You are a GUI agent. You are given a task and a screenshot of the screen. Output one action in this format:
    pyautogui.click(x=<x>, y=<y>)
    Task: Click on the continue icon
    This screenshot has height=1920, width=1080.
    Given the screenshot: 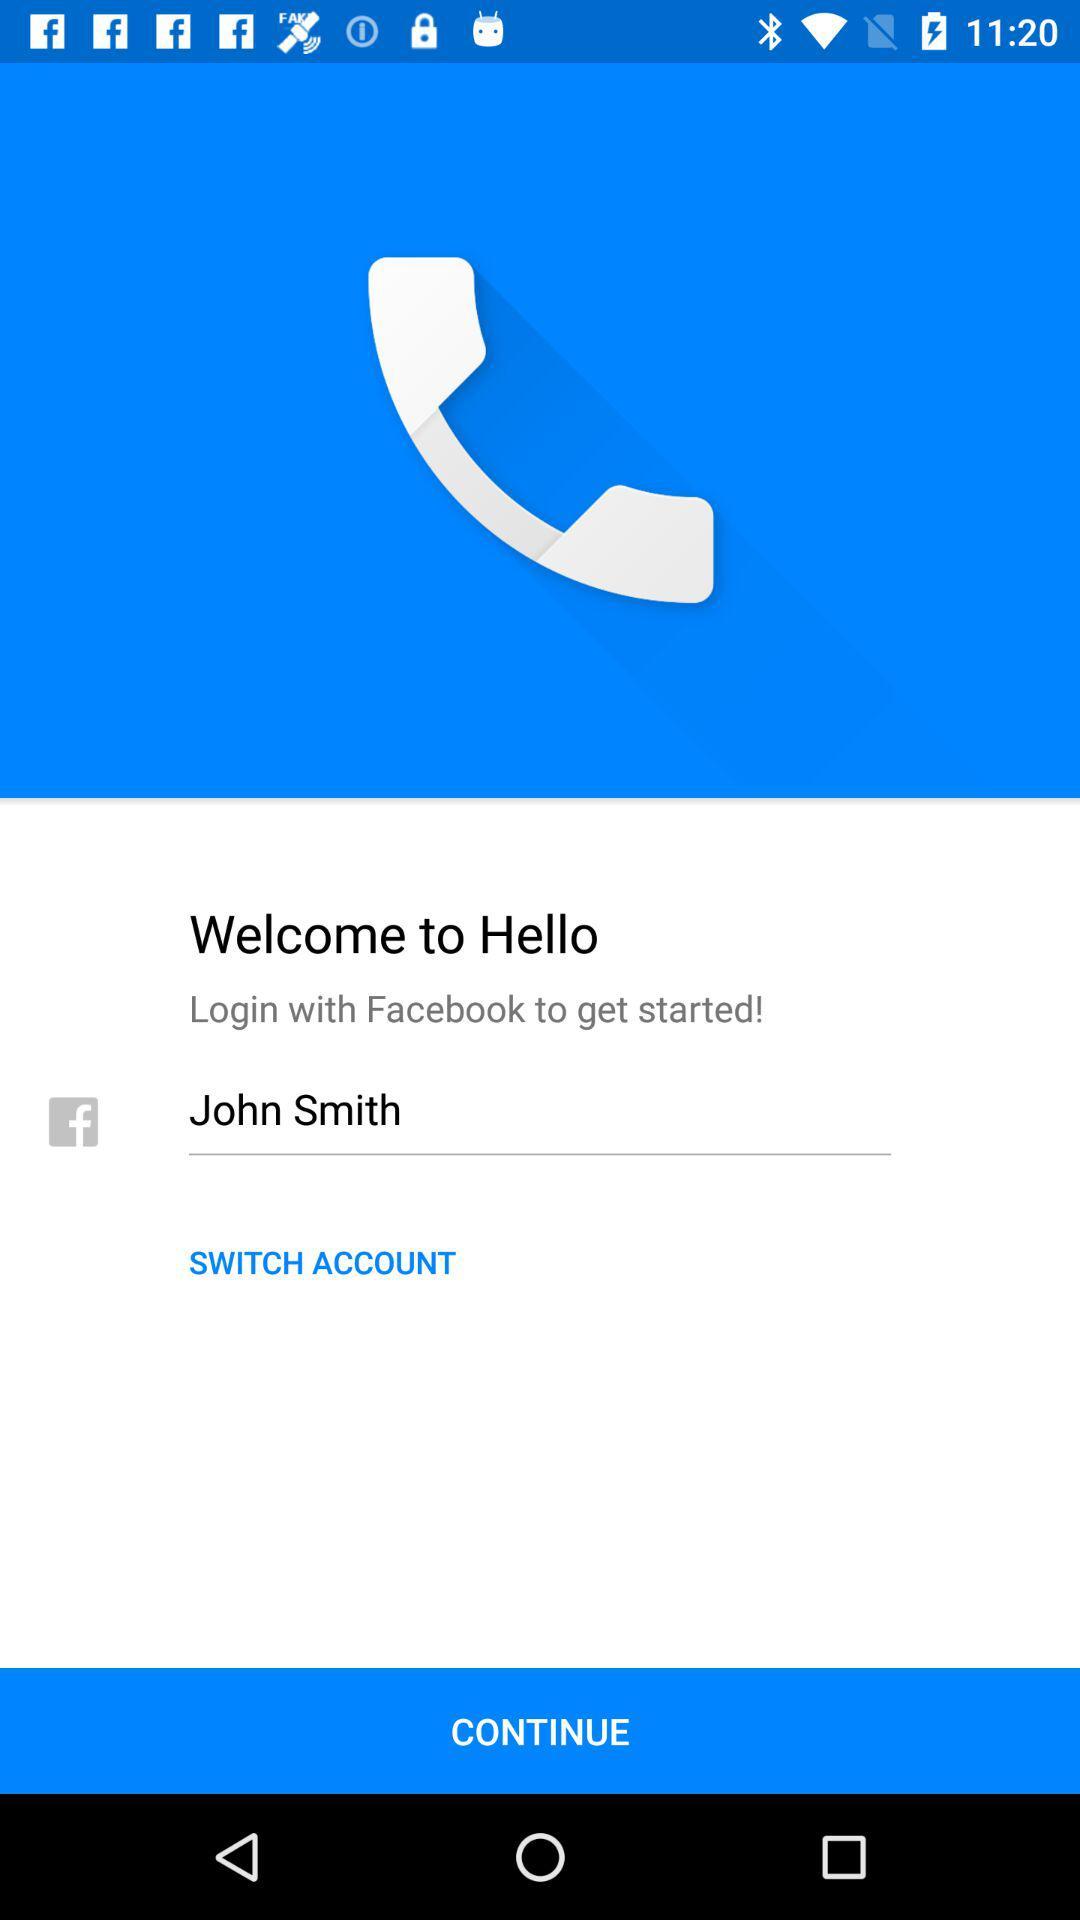 What is the action you would take?
    pyautogui.click(x=540, y=1730)
    